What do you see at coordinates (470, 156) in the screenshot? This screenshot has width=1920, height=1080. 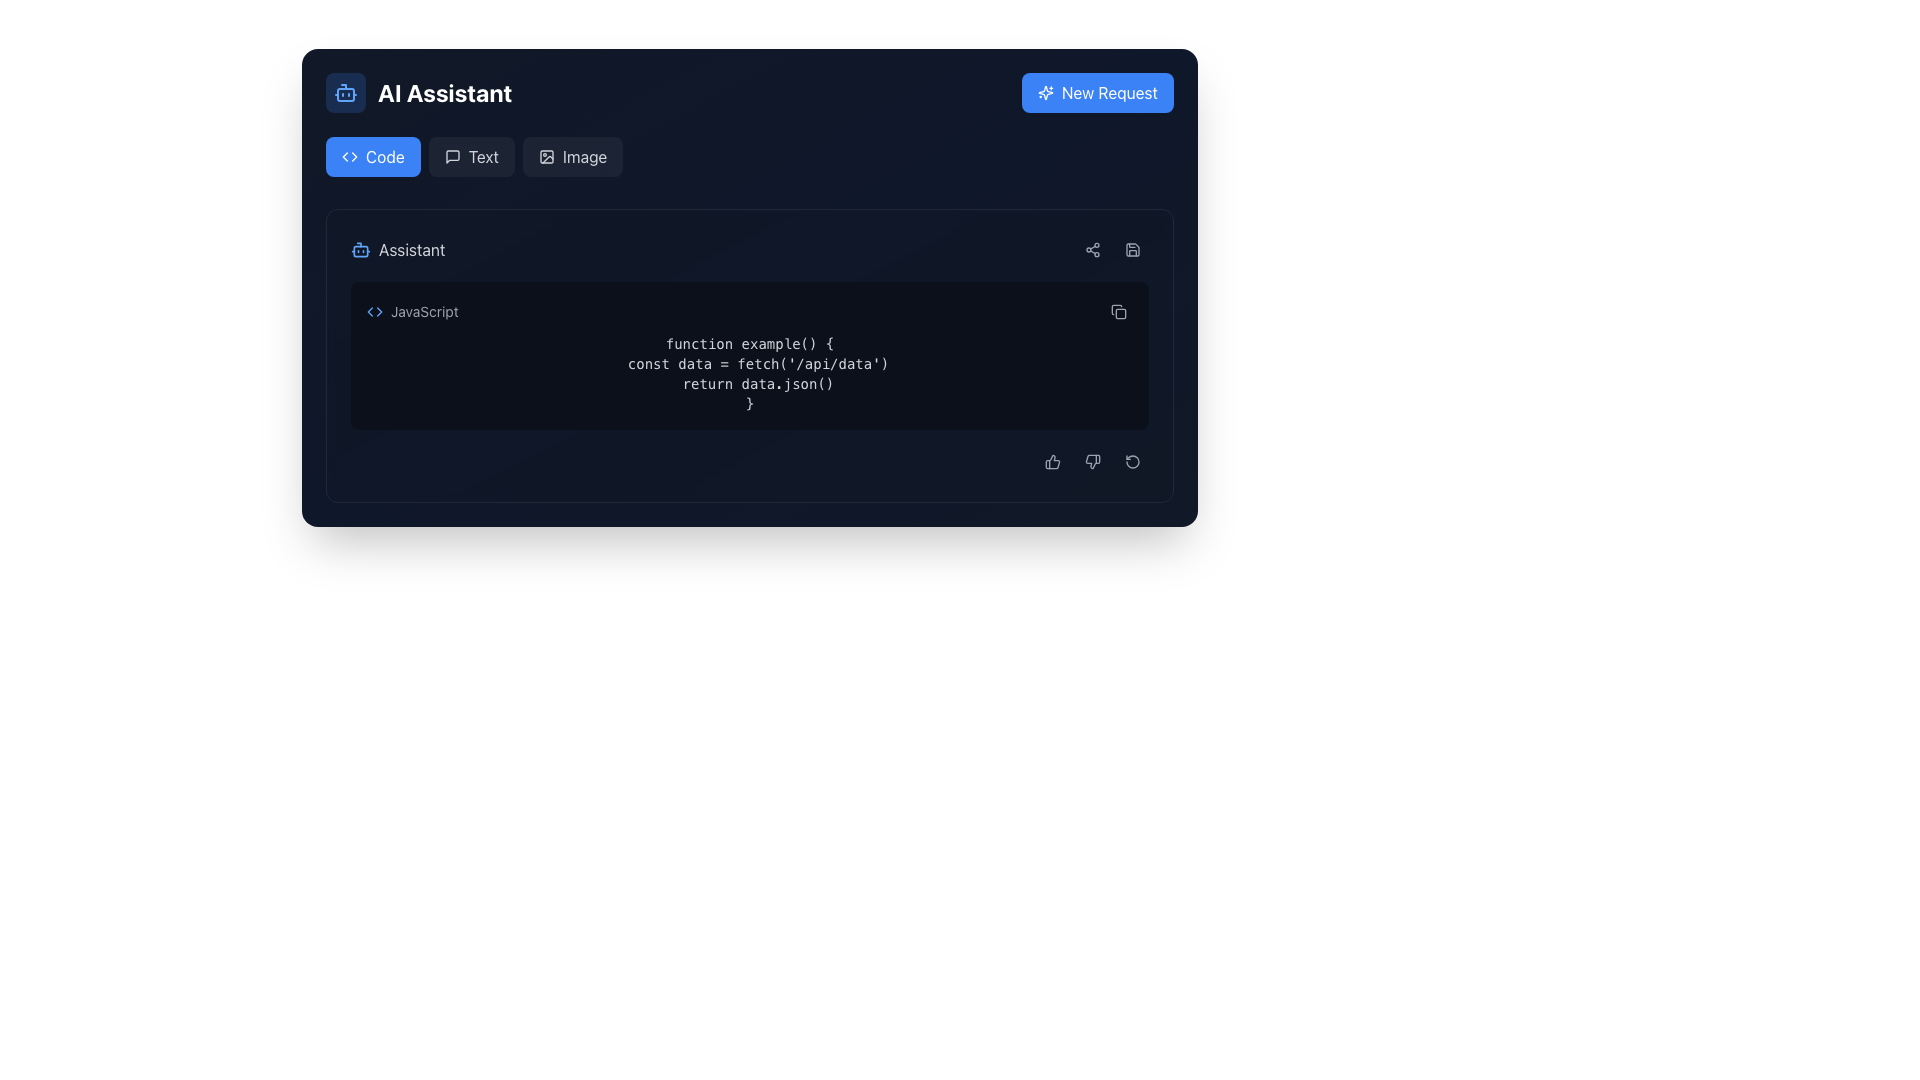 I see `the button located between the 'Code' and 'Image' buttons in the upper section of the interface to switch to text input functionality` at bounding box center [470, 156].